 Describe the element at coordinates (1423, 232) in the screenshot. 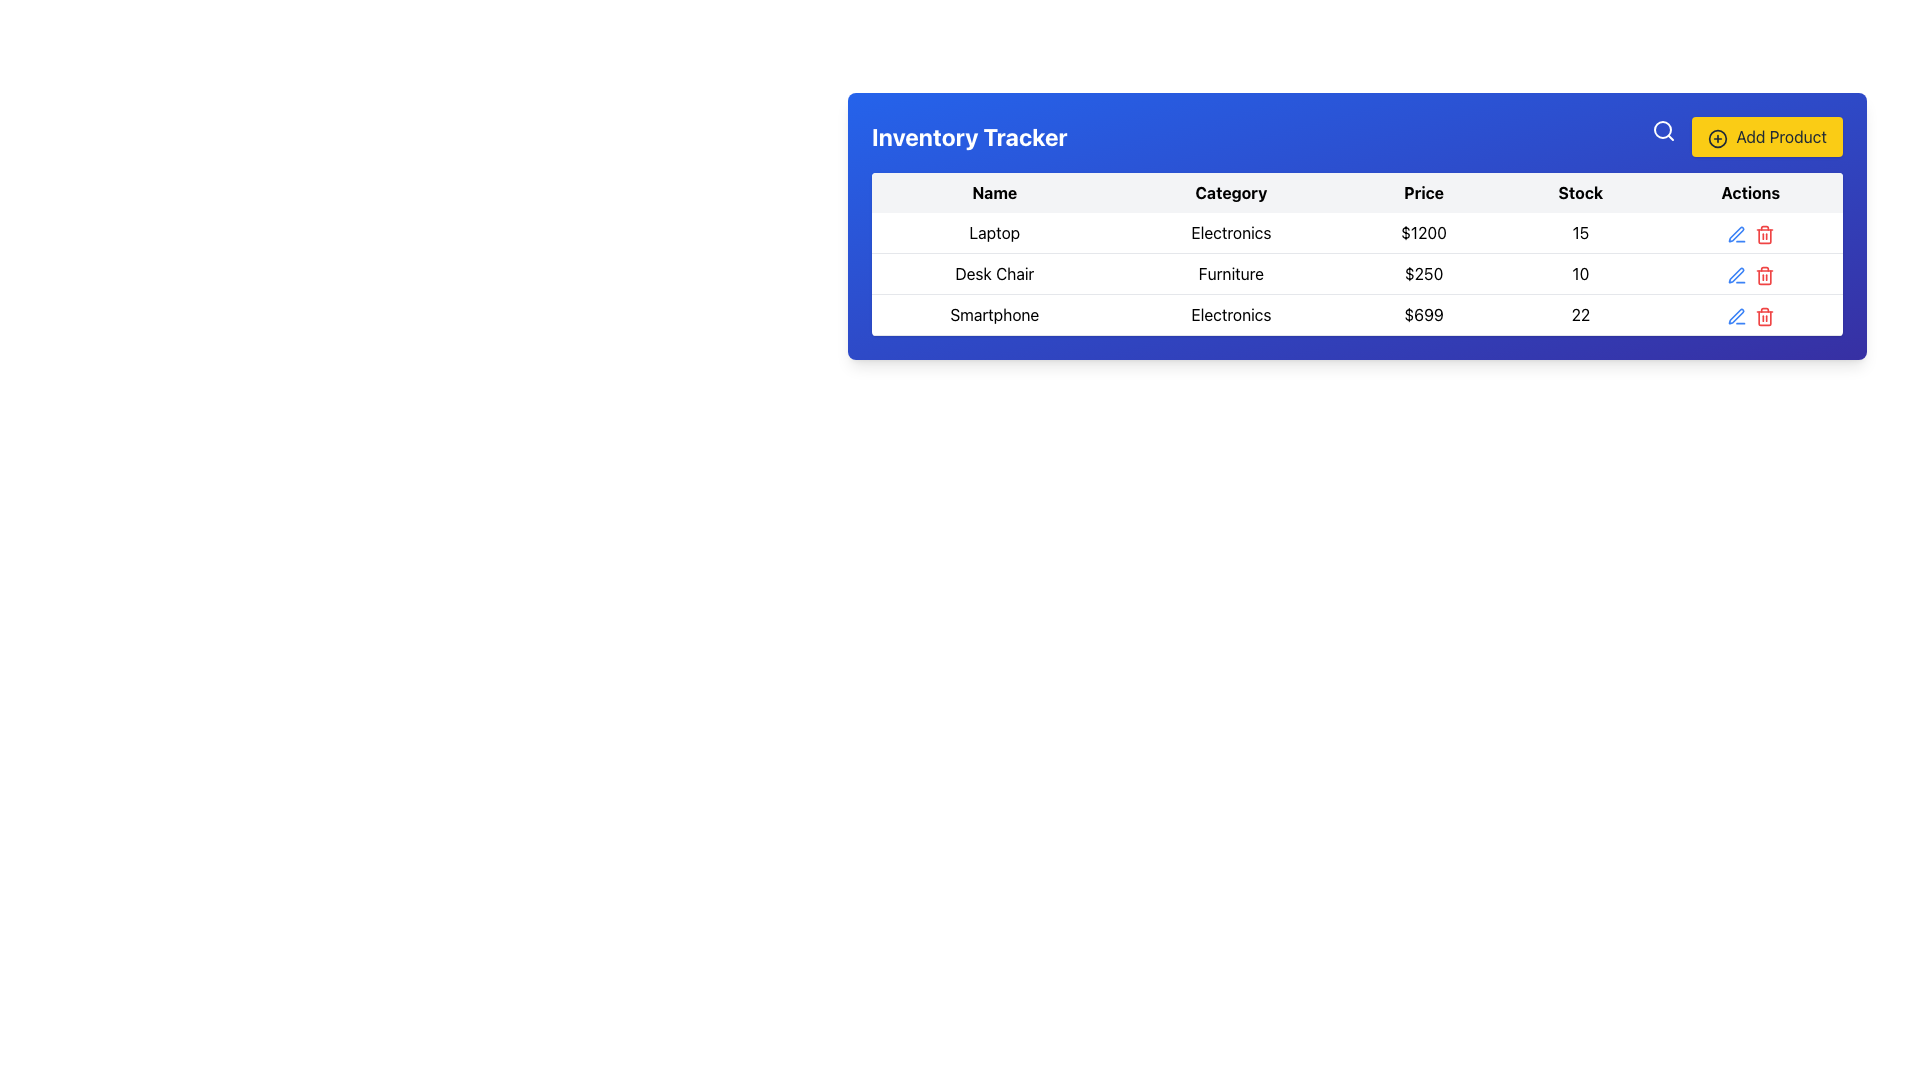

I see `the price text label for the 'Laptop' product in the inventory table, which is the third item in the row under the 'Price' column` at that location.